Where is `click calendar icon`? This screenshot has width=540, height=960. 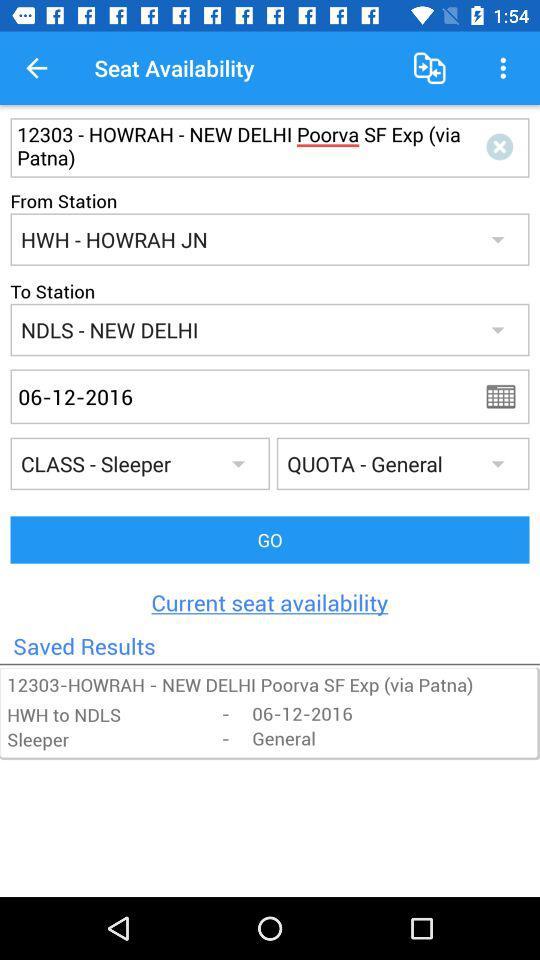 click calendar icon is located at coordinates (507, 395).